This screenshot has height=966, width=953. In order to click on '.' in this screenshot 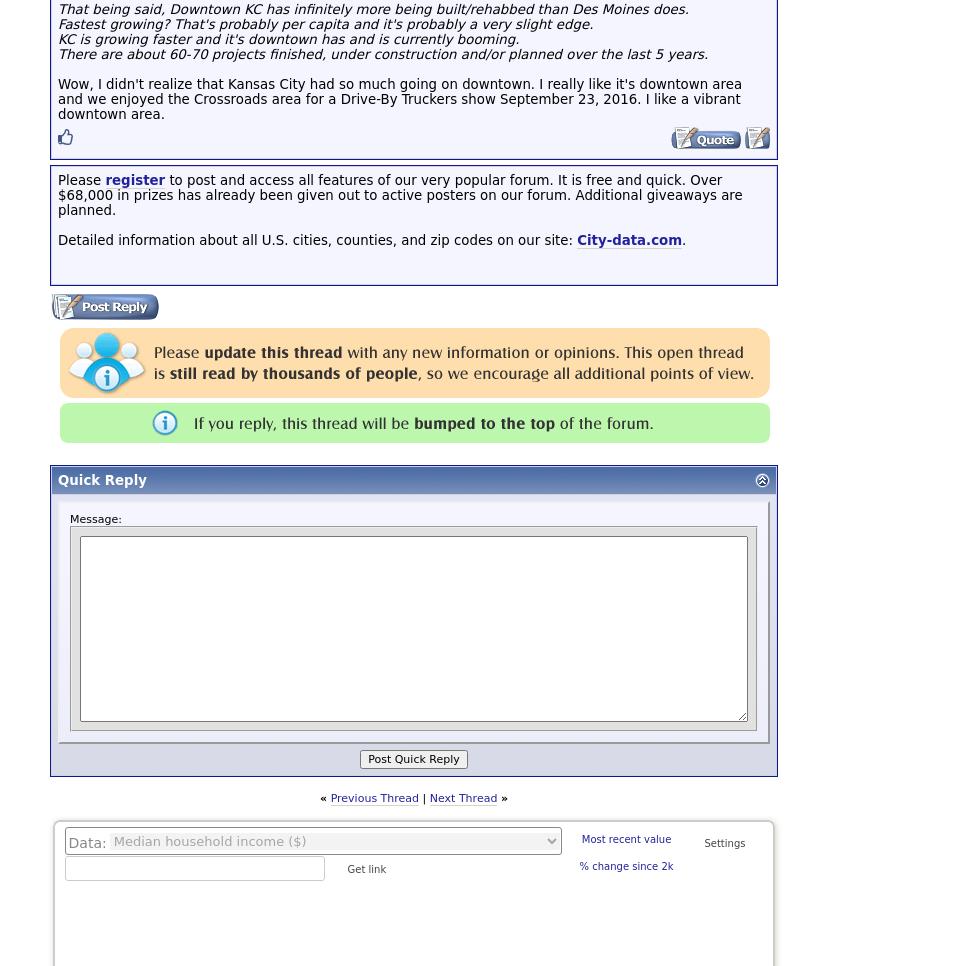, I will do `click(681, 238)`.